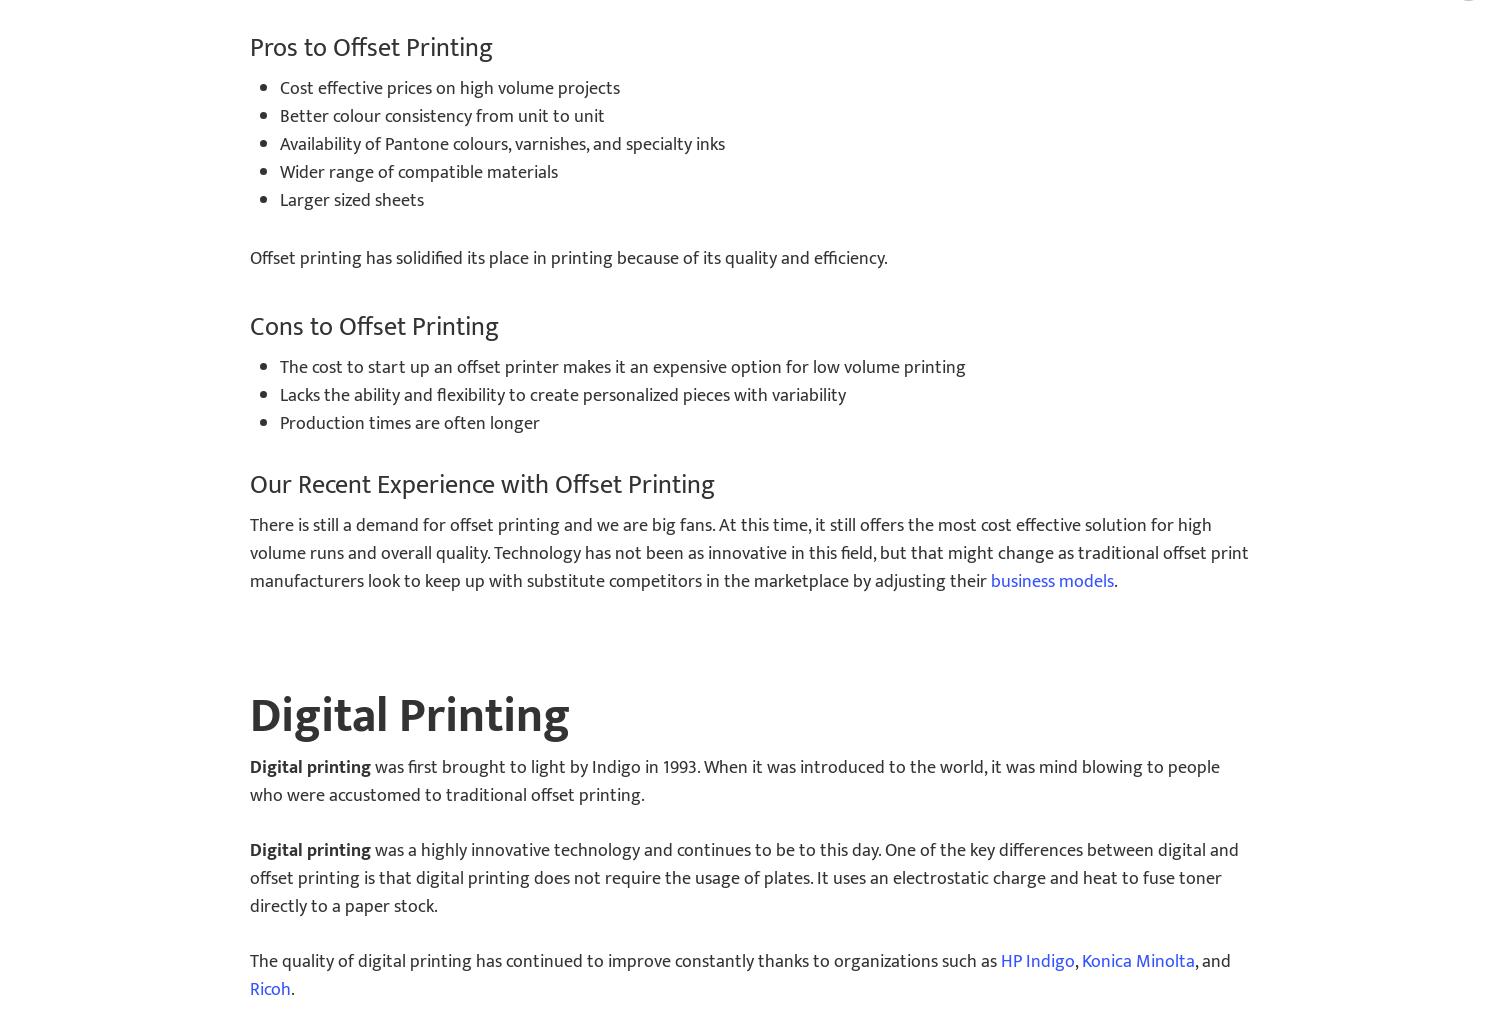  I want to click on 'Larger sized sheets', so click(351, 200).